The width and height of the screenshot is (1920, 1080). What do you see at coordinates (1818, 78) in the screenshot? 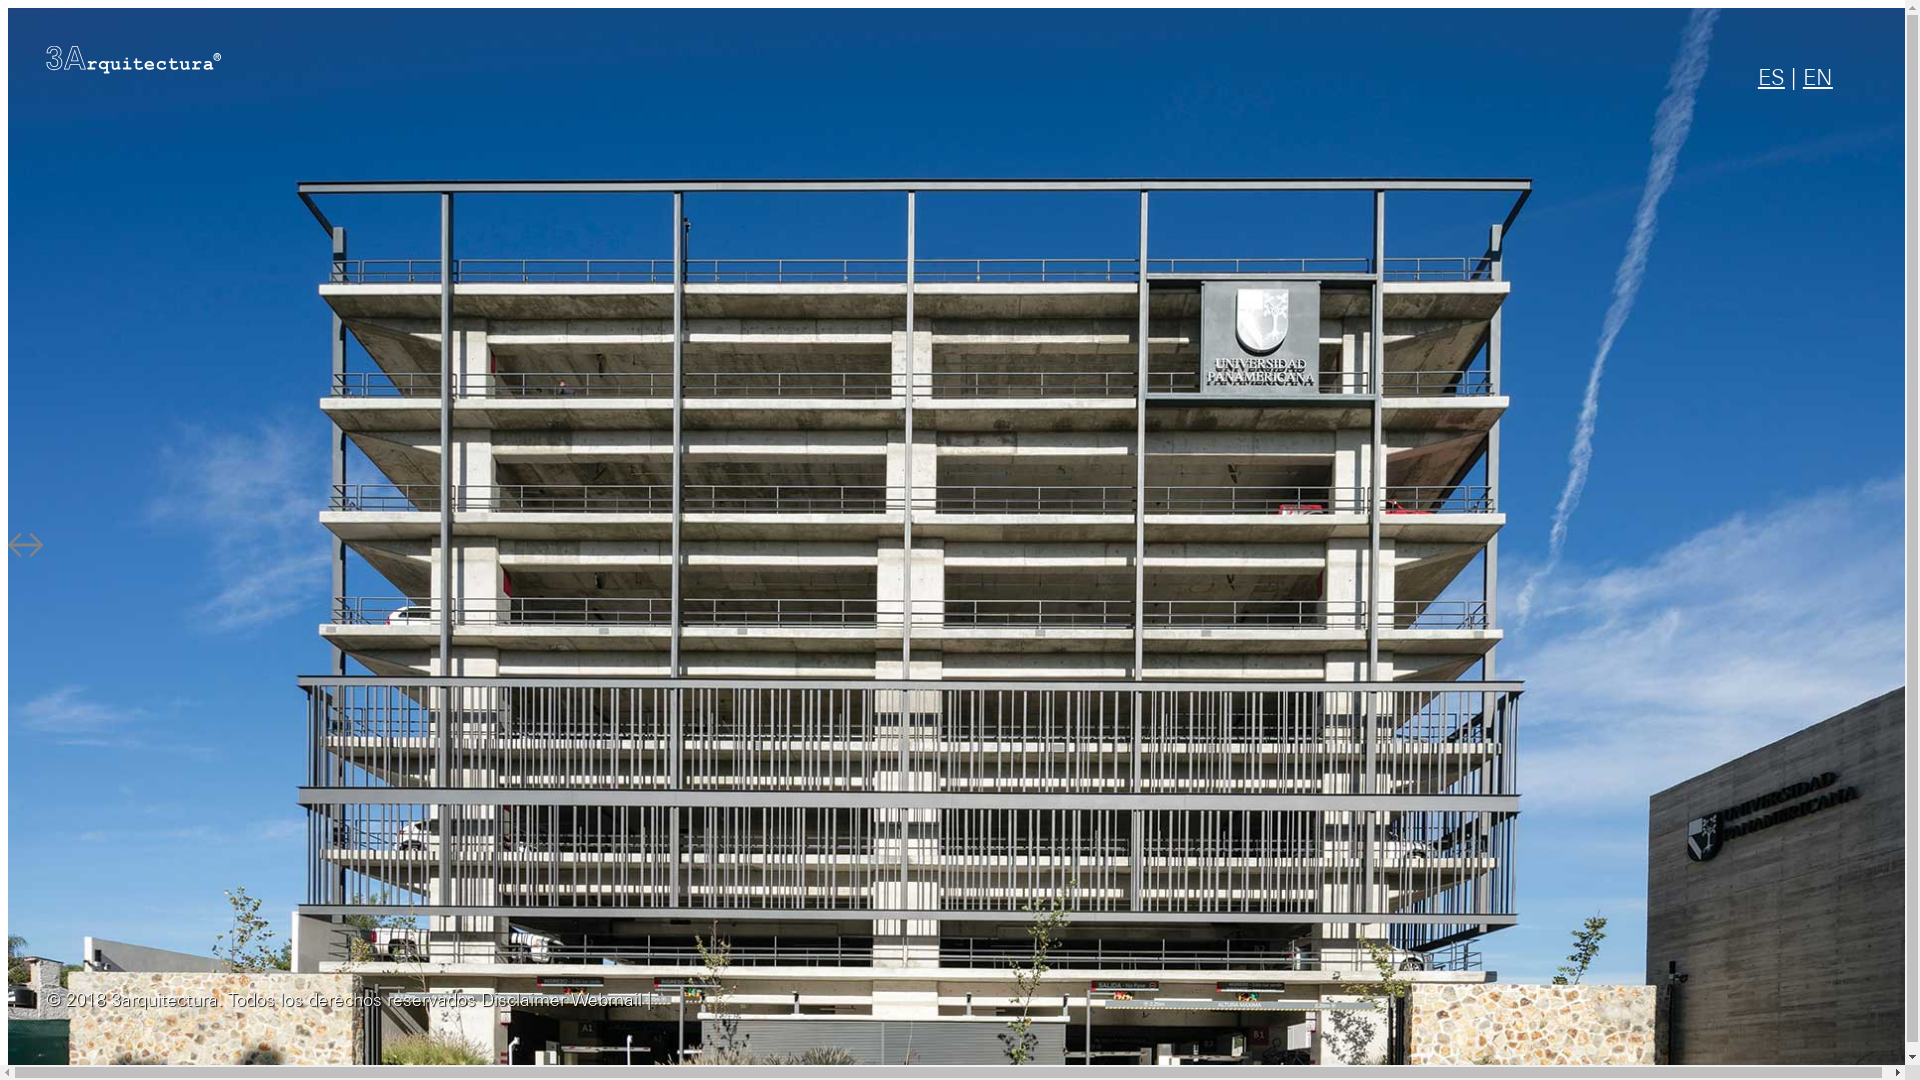
I see `'EN'` at bounding box center [1818, 78].